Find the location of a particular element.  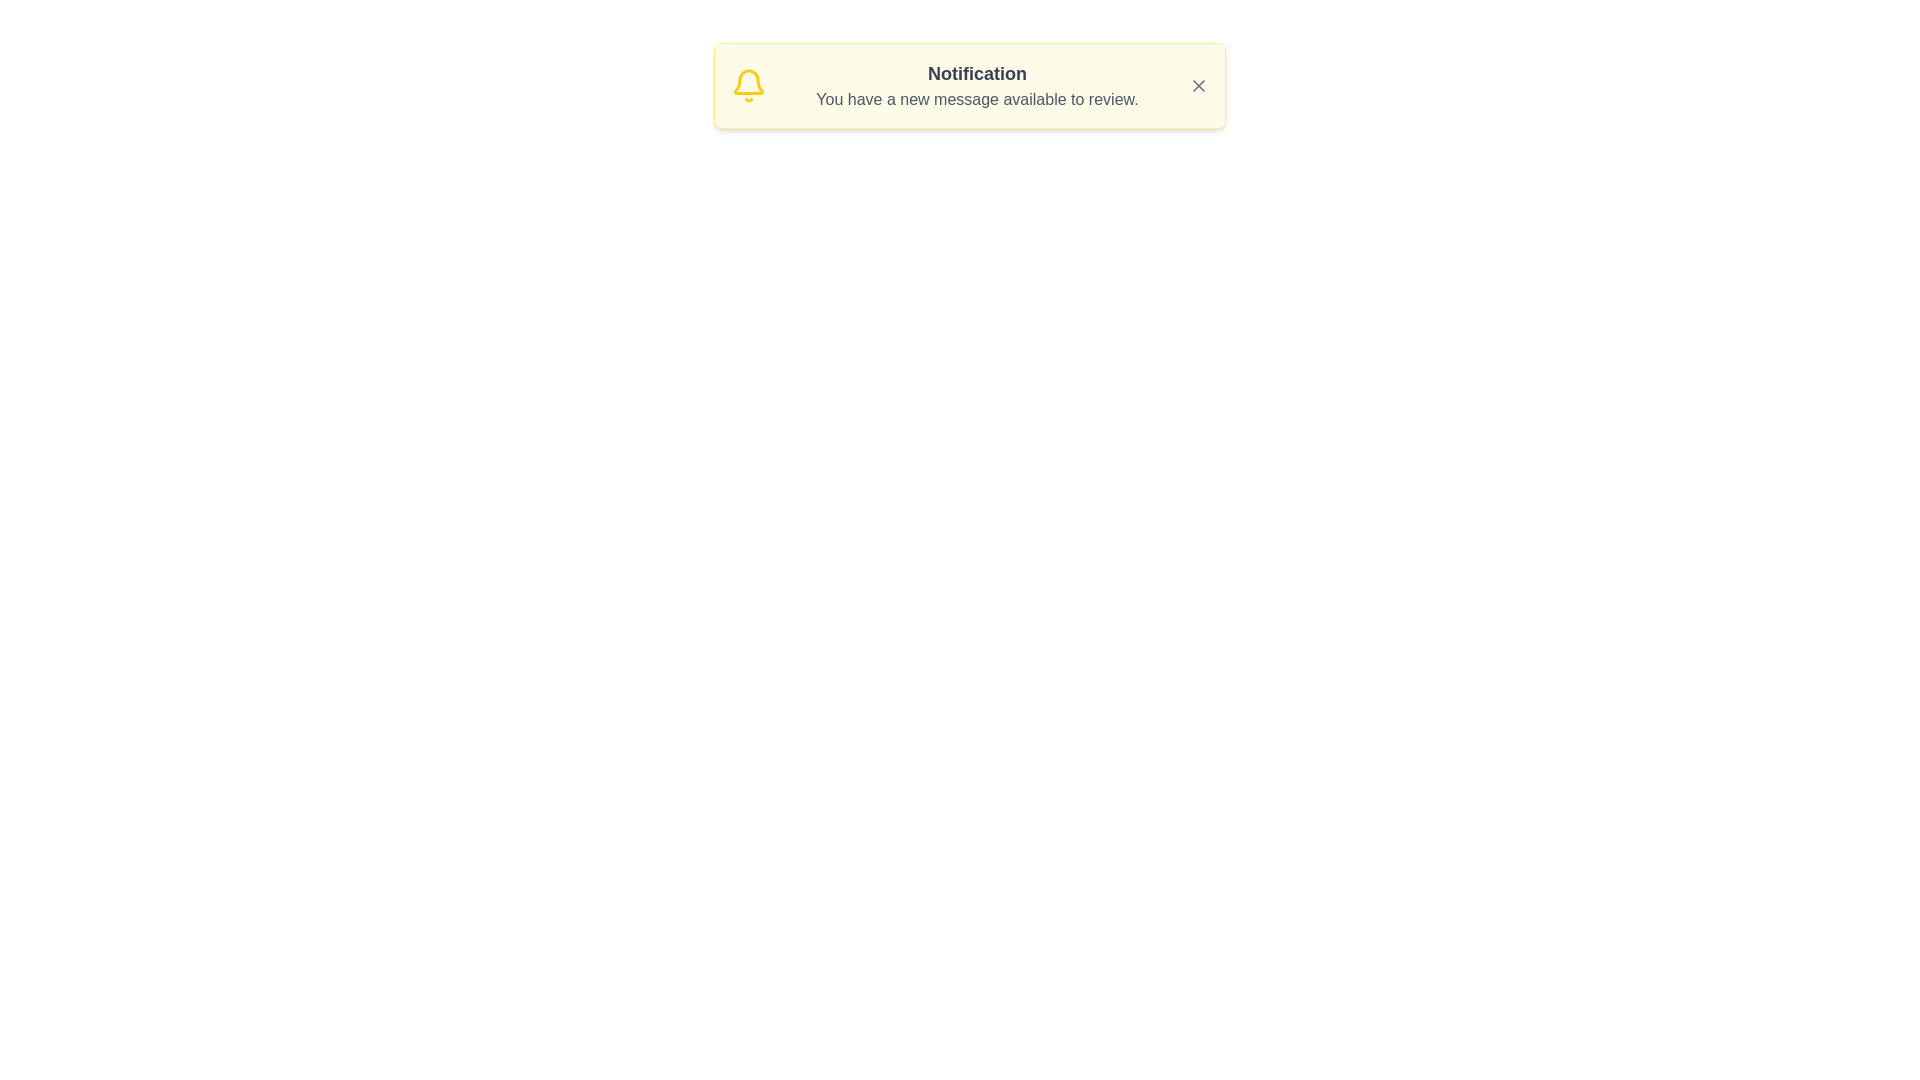

the notification icon located to the left of the notification text in the notification bar, which signals unread messages or updates is located at coordinates (747, 81).